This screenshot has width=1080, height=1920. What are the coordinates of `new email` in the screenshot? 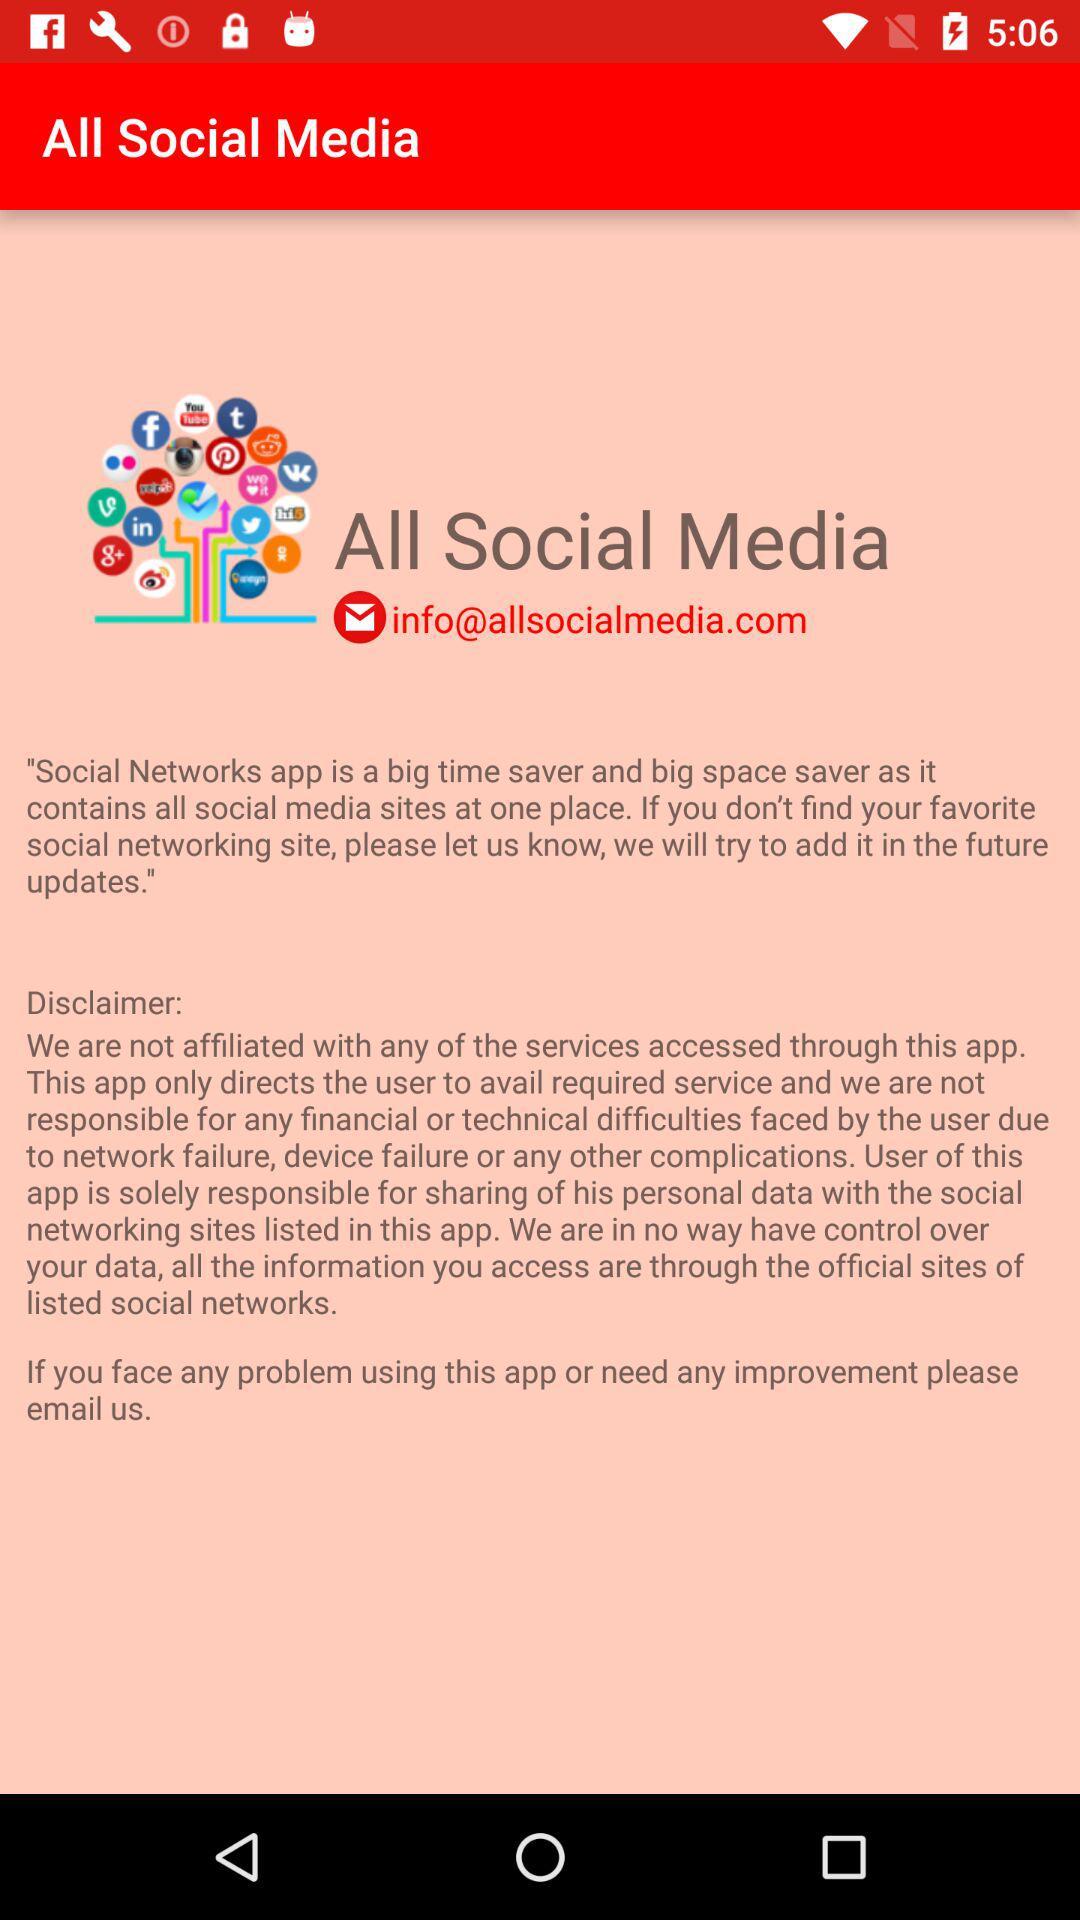 It's located at (358, 616).